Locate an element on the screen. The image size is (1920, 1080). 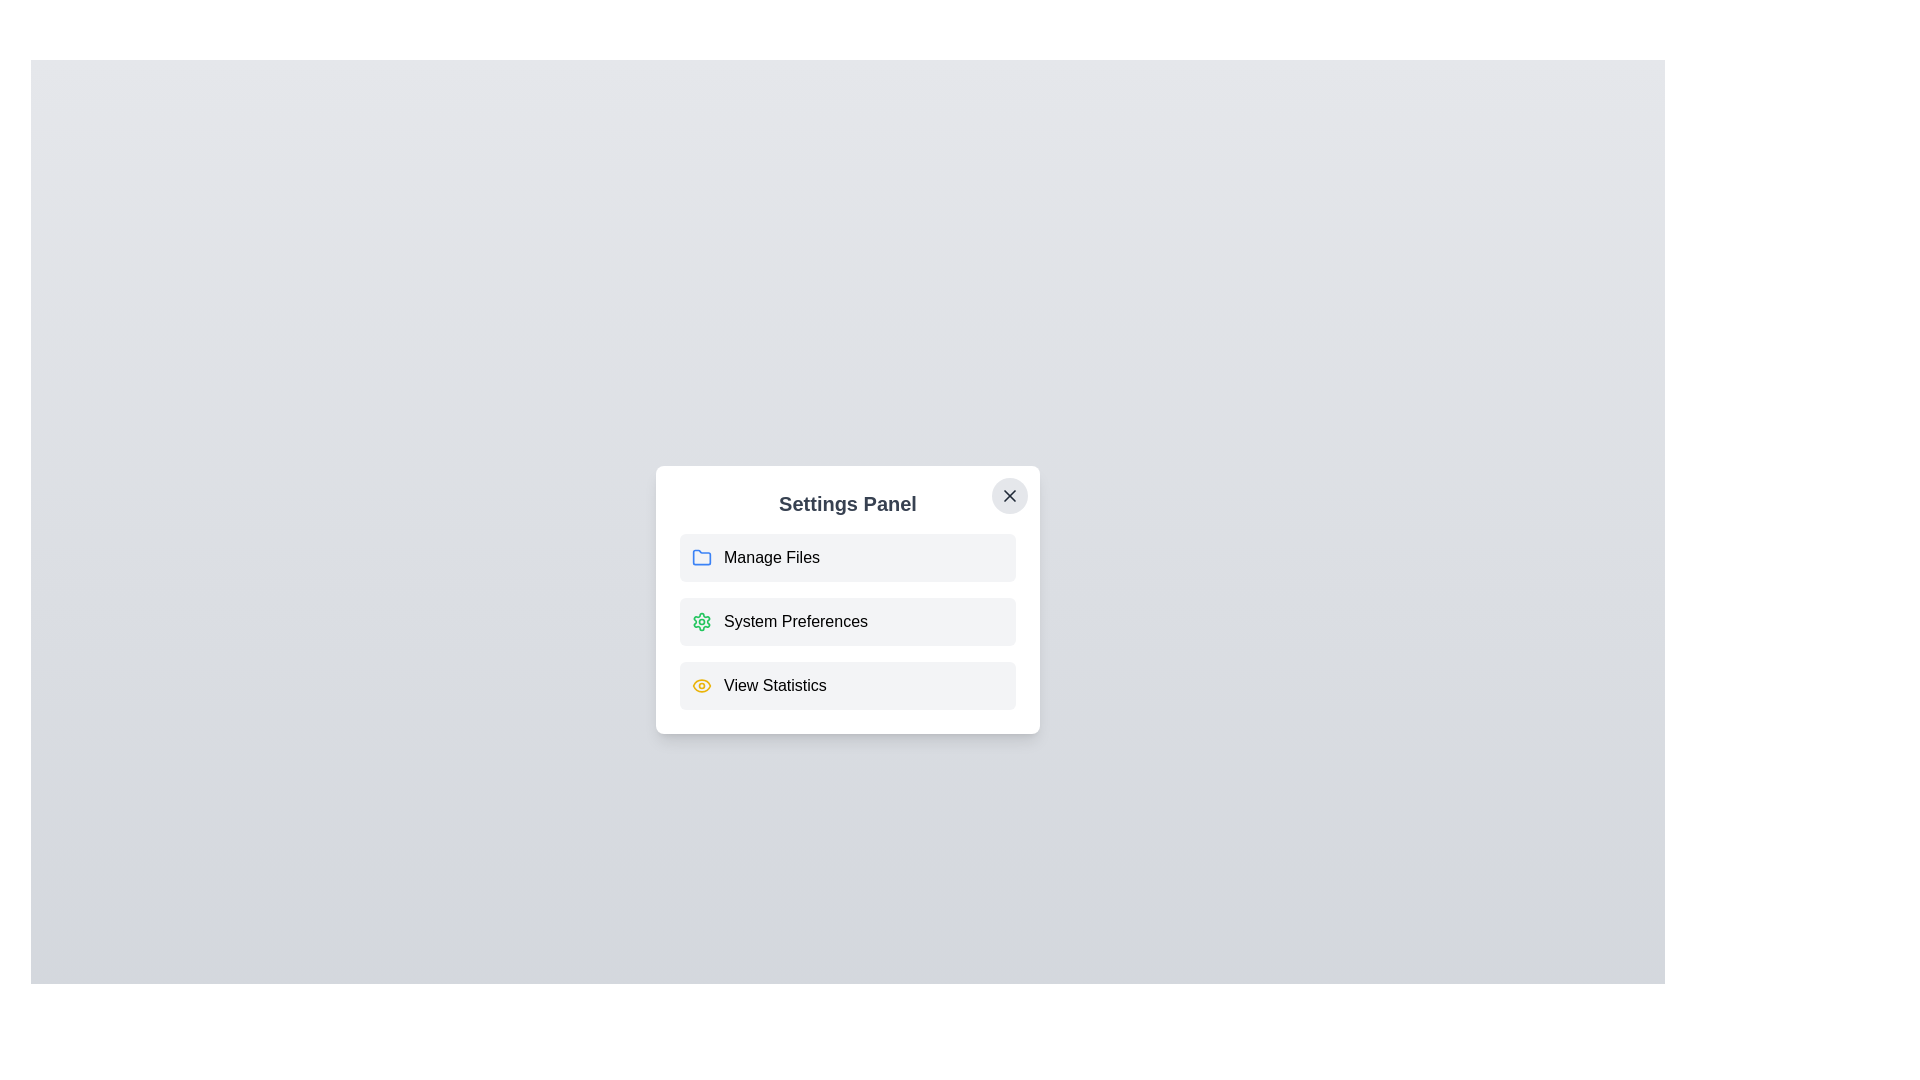
the file management button located in the Settings Panel, positioned above the System Preferences and View Statistics buttons is located at coordinates (848, 558).